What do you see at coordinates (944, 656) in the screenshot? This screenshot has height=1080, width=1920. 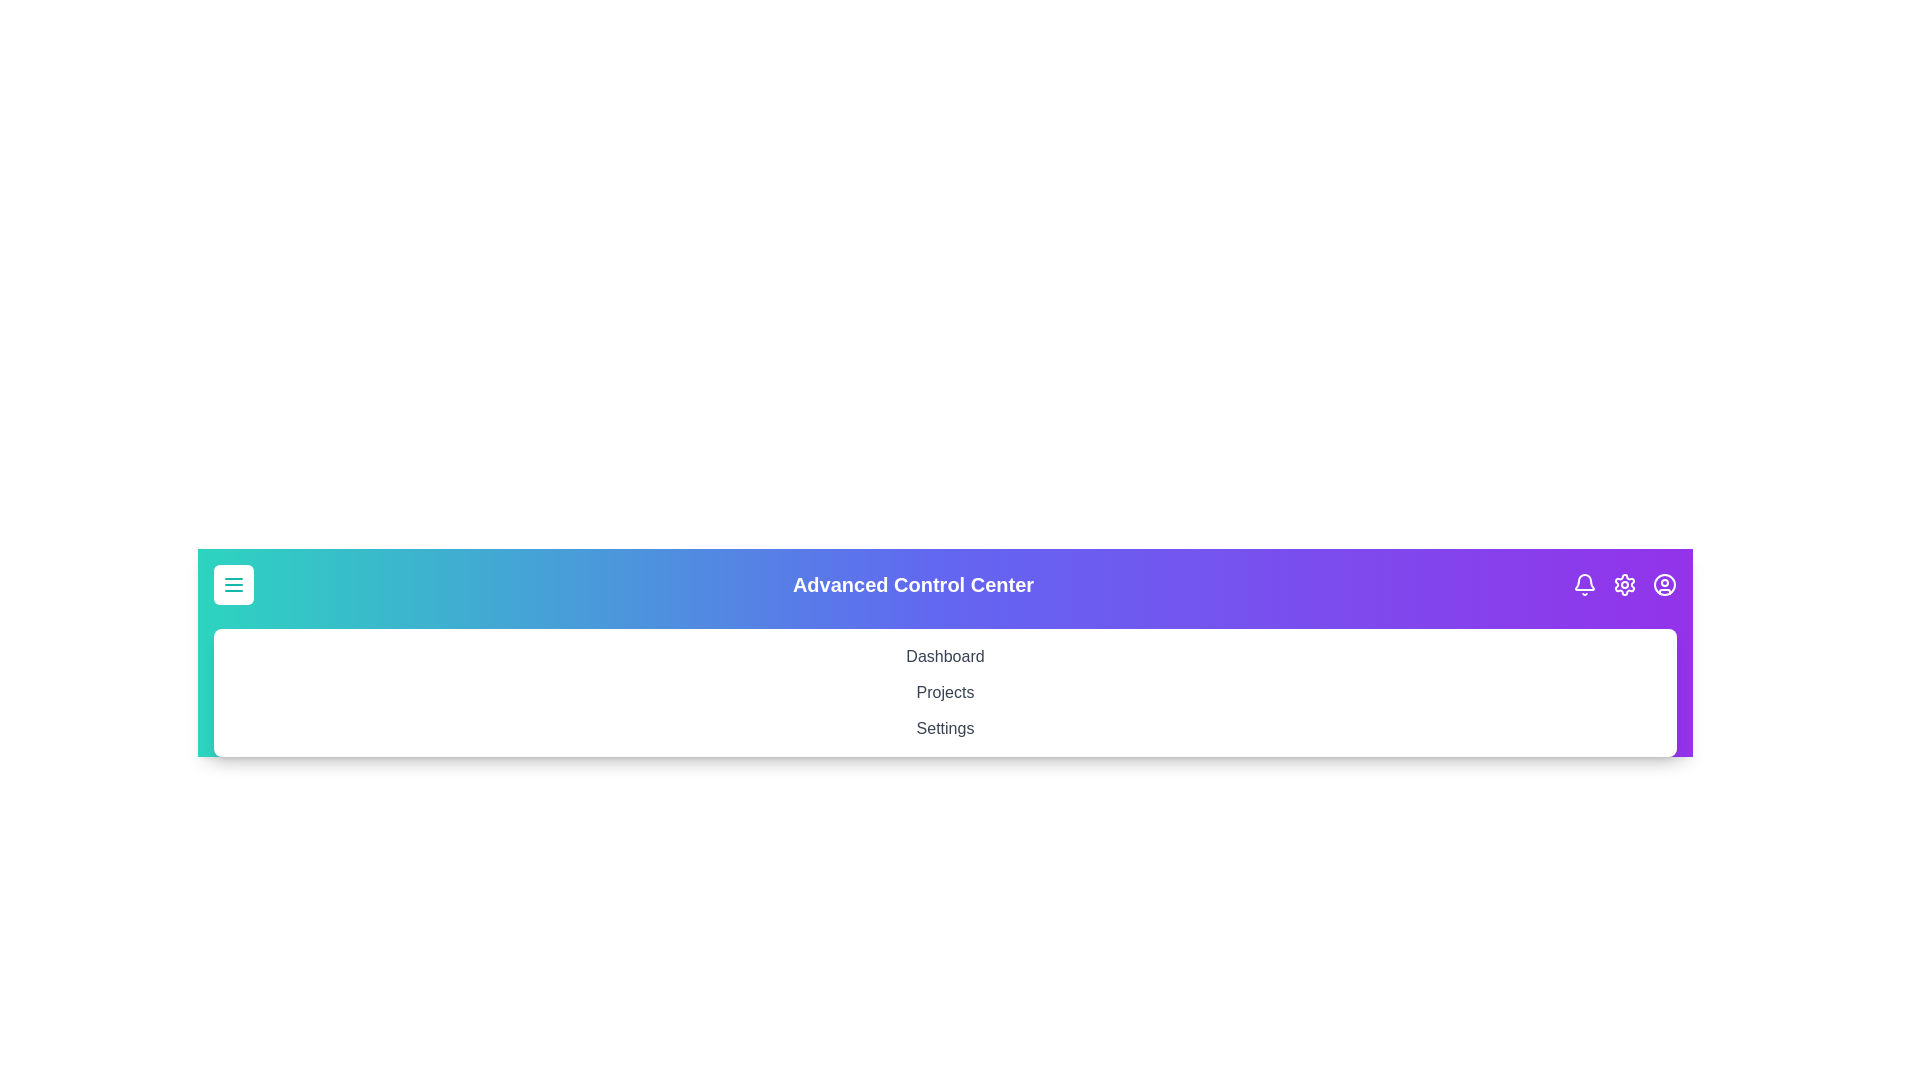 I see `the Dashboard link in the app bar` at bounding box center [944, 656].